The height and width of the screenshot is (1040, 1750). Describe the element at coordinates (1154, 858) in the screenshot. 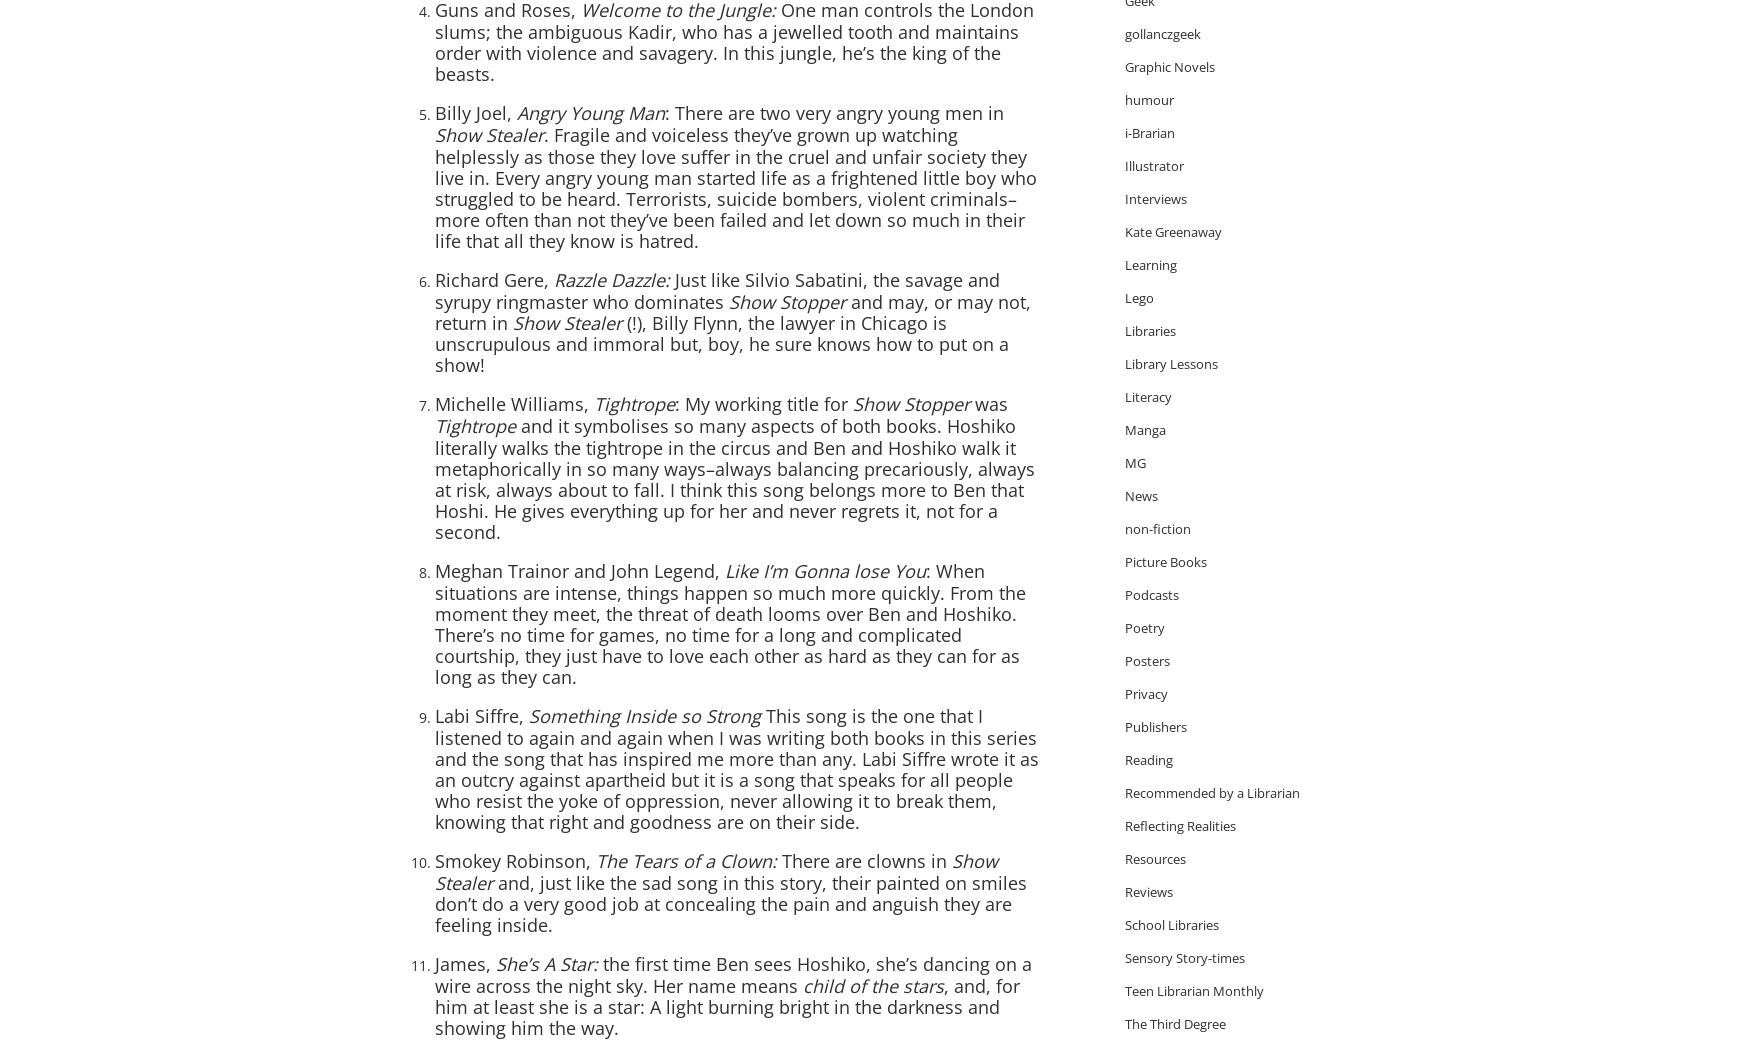

I see `'Resources'` at that location.